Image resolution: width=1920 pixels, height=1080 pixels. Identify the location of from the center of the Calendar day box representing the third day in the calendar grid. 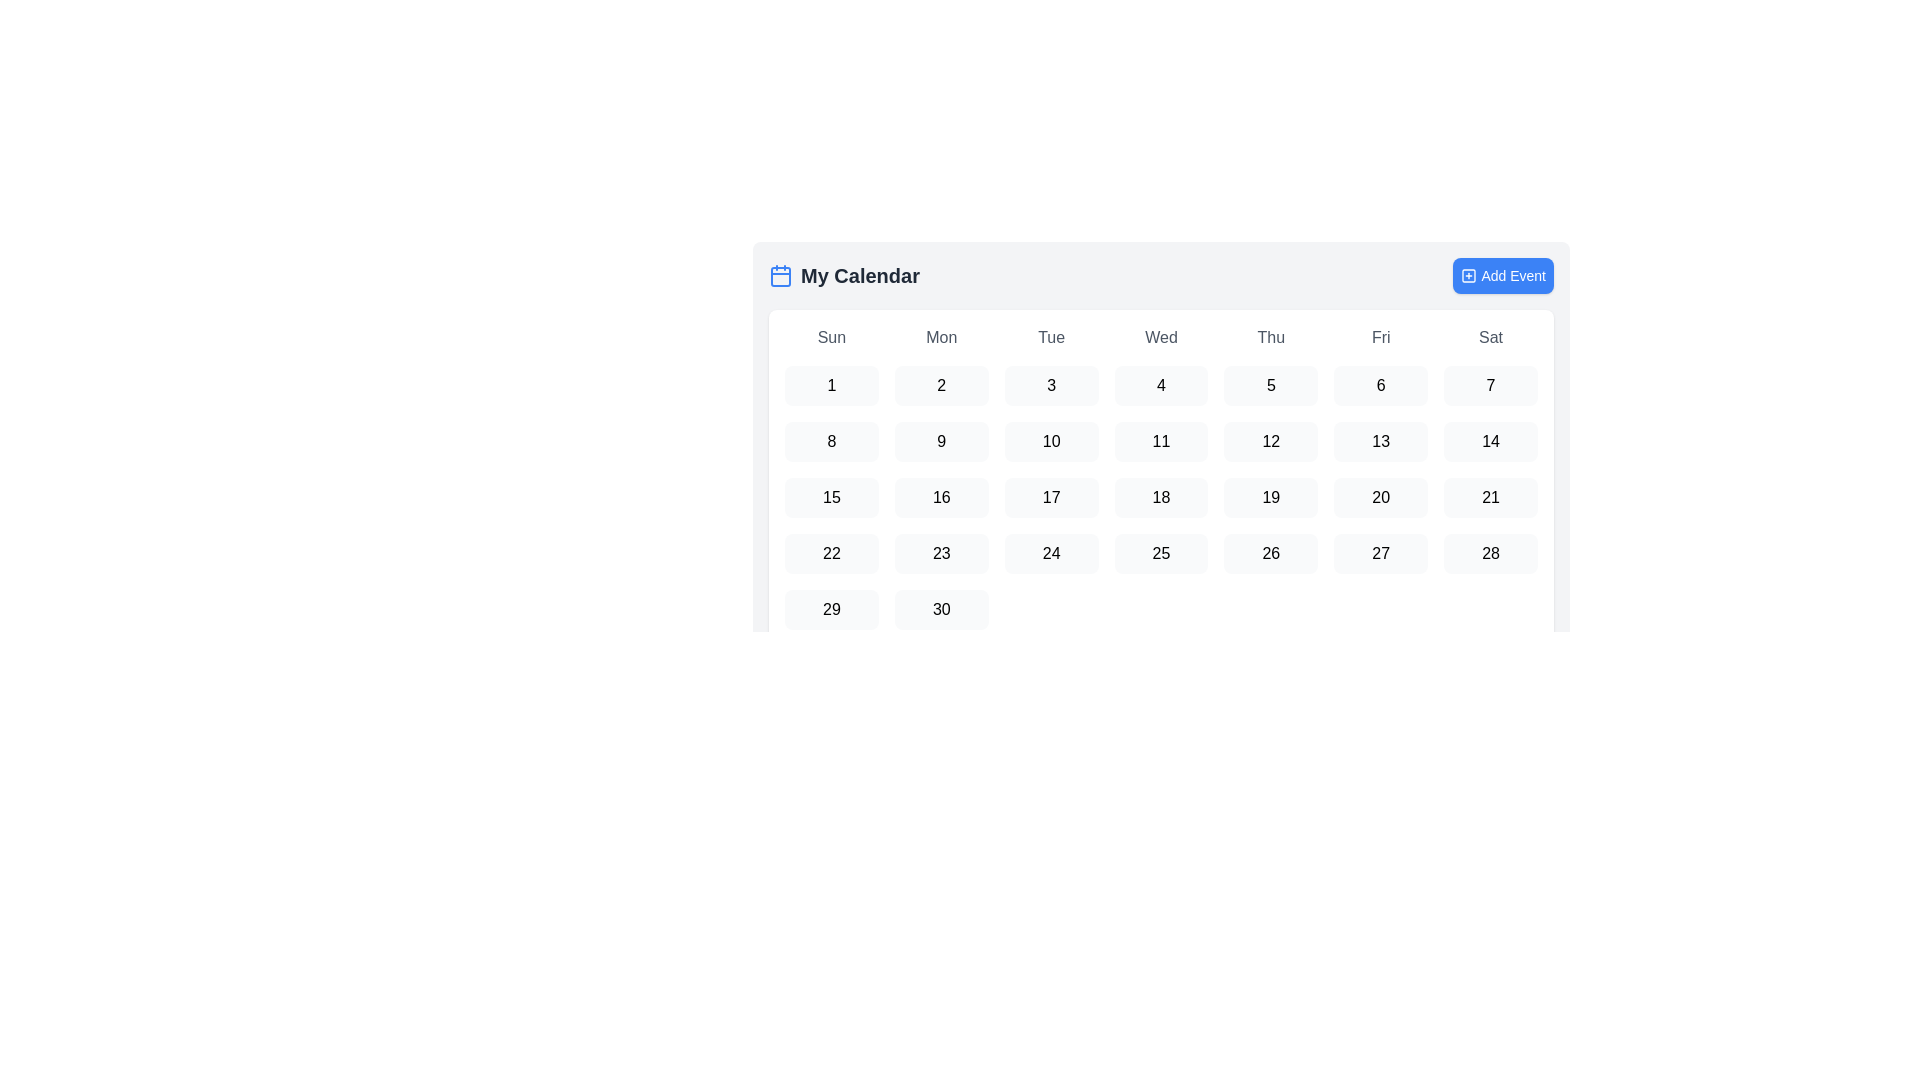
(1050, 385).